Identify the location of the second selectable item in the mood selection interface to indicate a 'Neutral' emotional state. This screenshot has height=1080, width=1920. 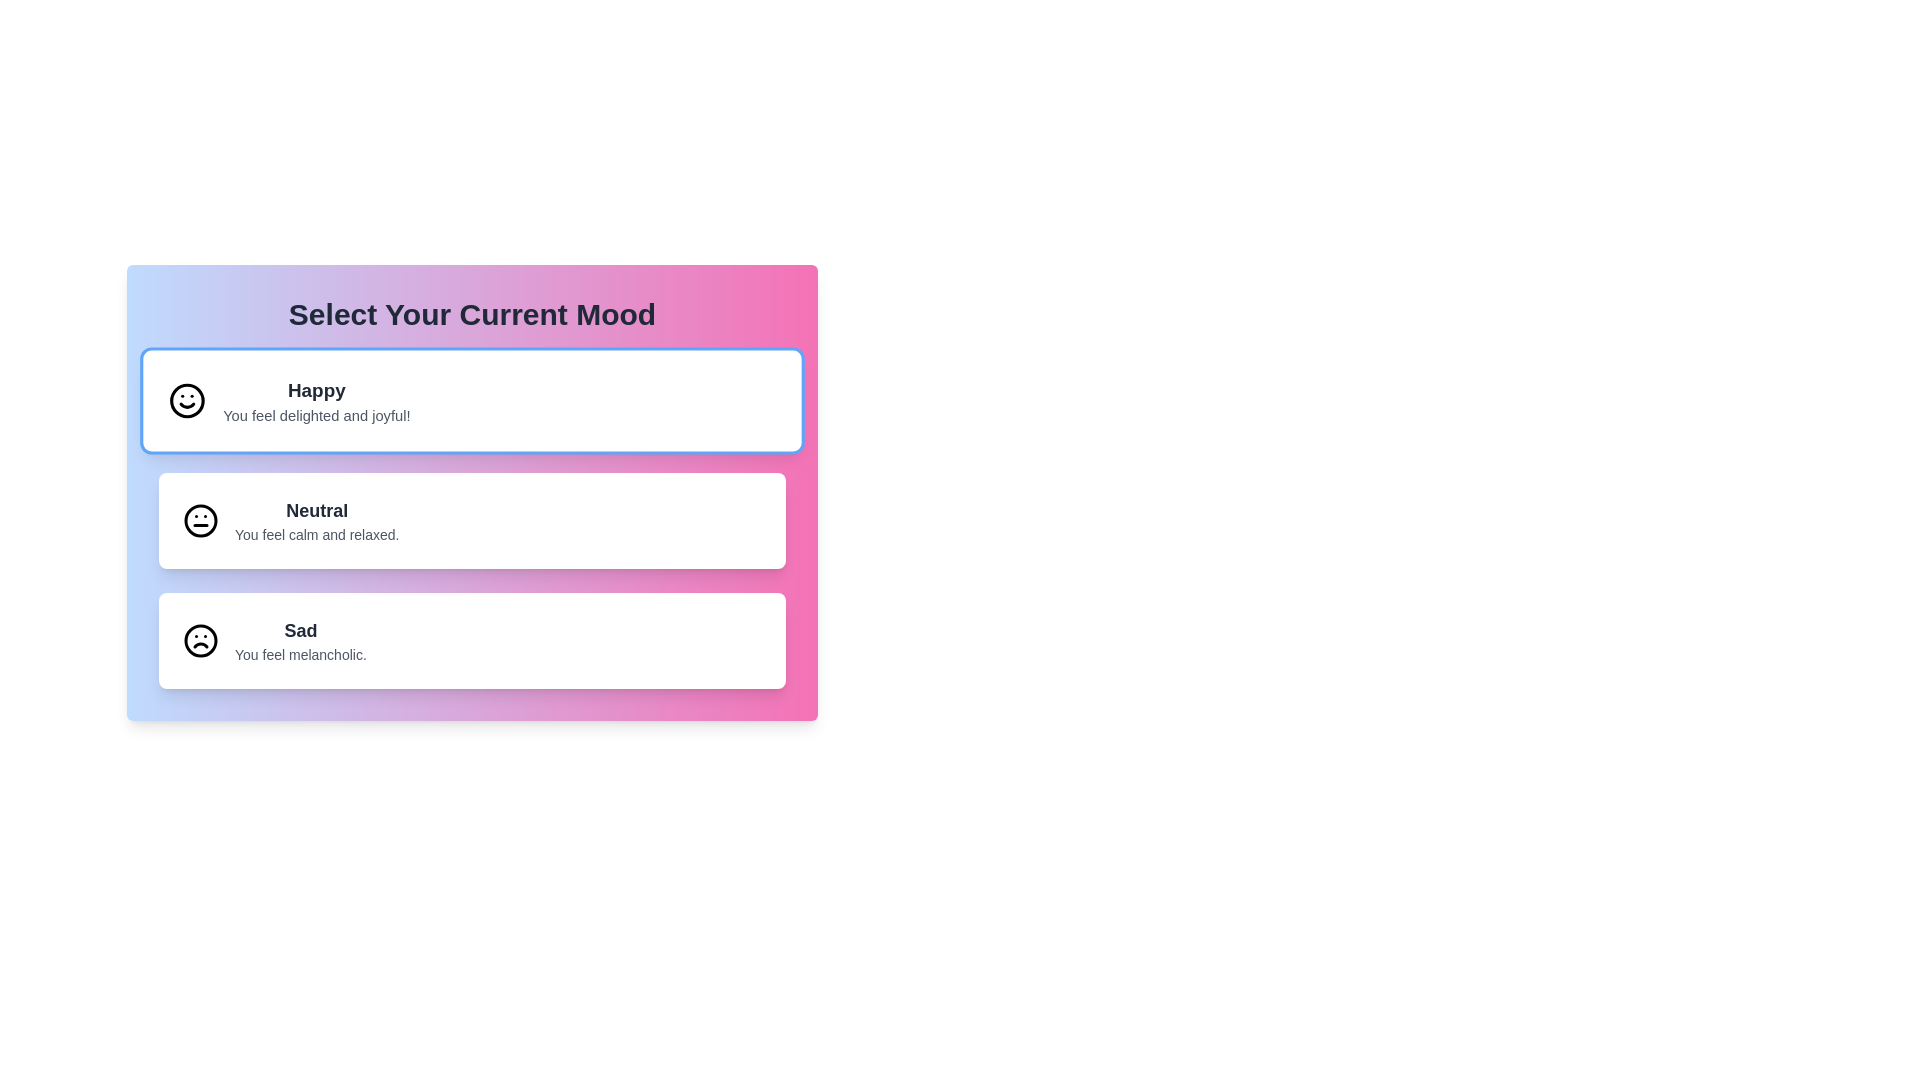
(471, 493).